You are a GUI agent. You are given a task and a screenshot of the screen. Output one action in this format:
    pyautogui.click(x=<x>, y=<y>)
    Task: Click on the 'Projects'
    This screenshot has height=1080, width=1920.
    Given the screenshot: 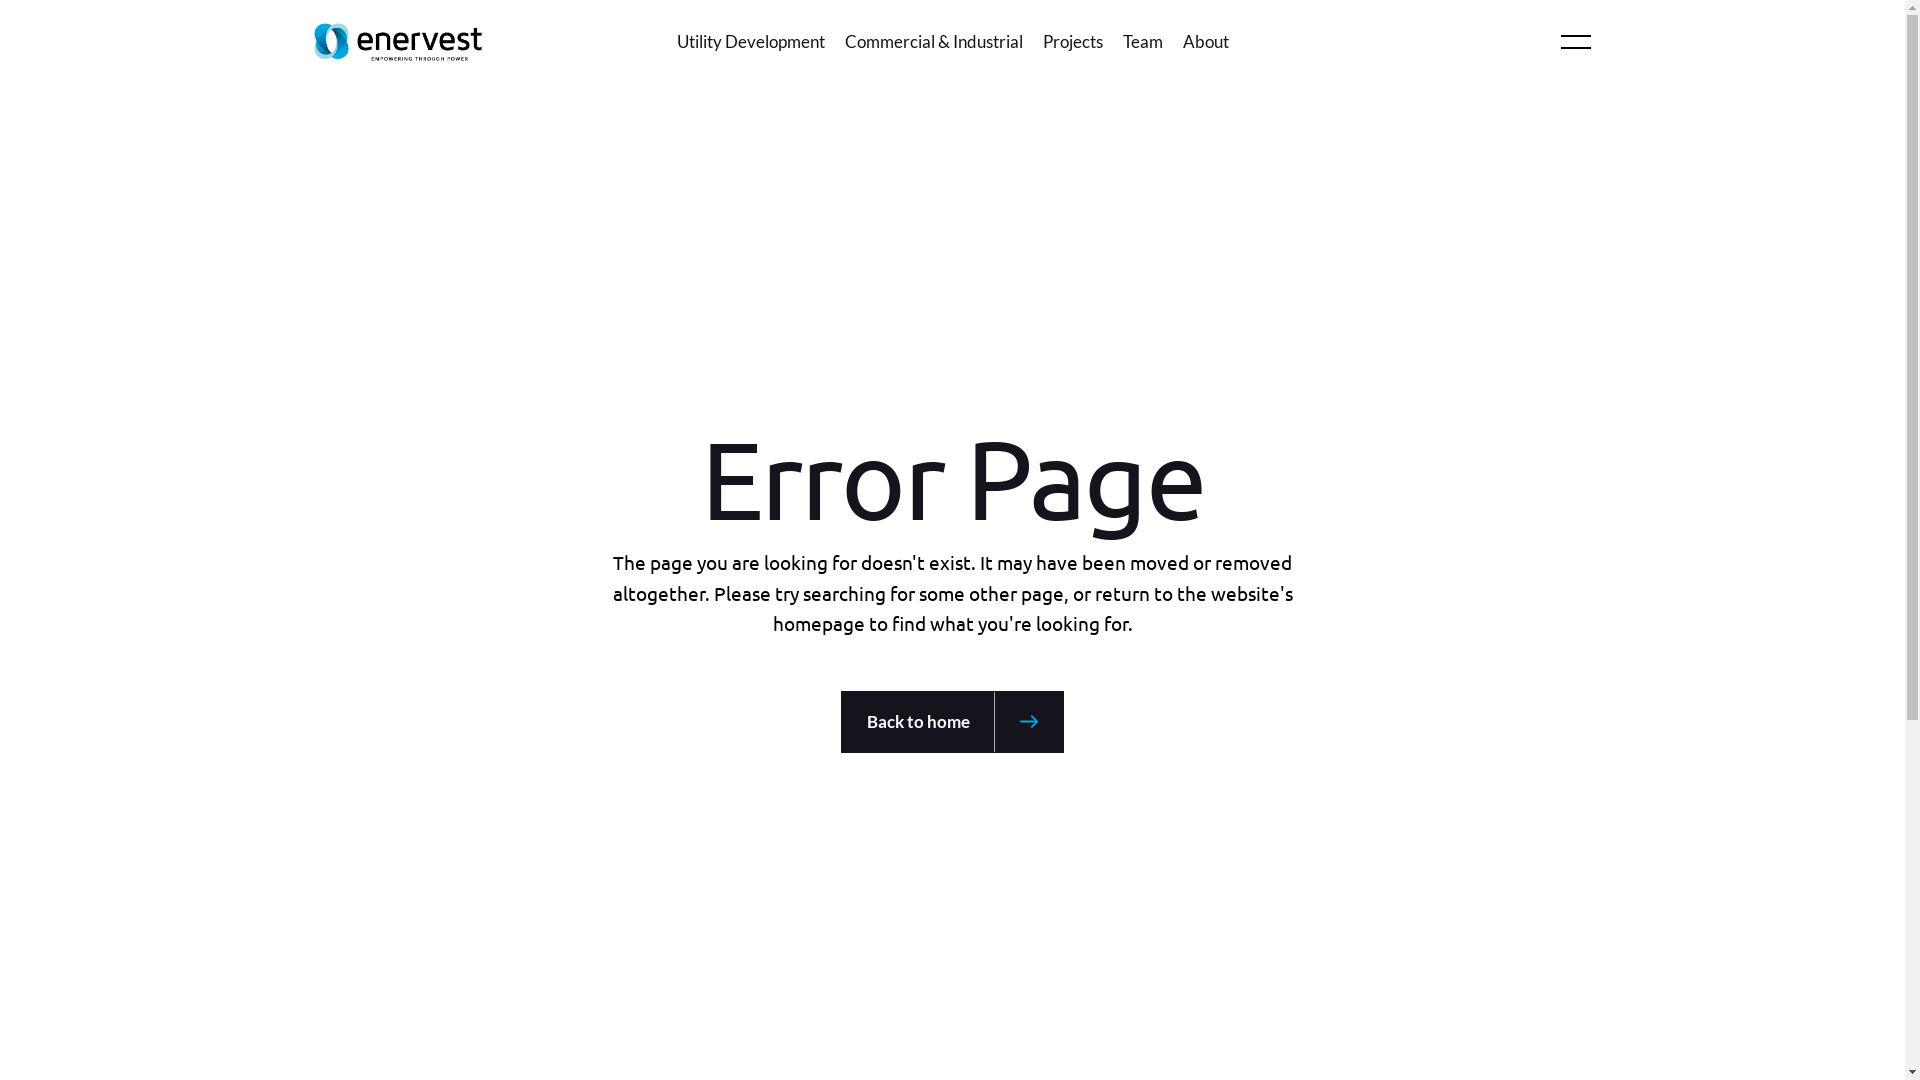 What is the action you would take?
    pyautogui.click(x=1040, y=42)
    